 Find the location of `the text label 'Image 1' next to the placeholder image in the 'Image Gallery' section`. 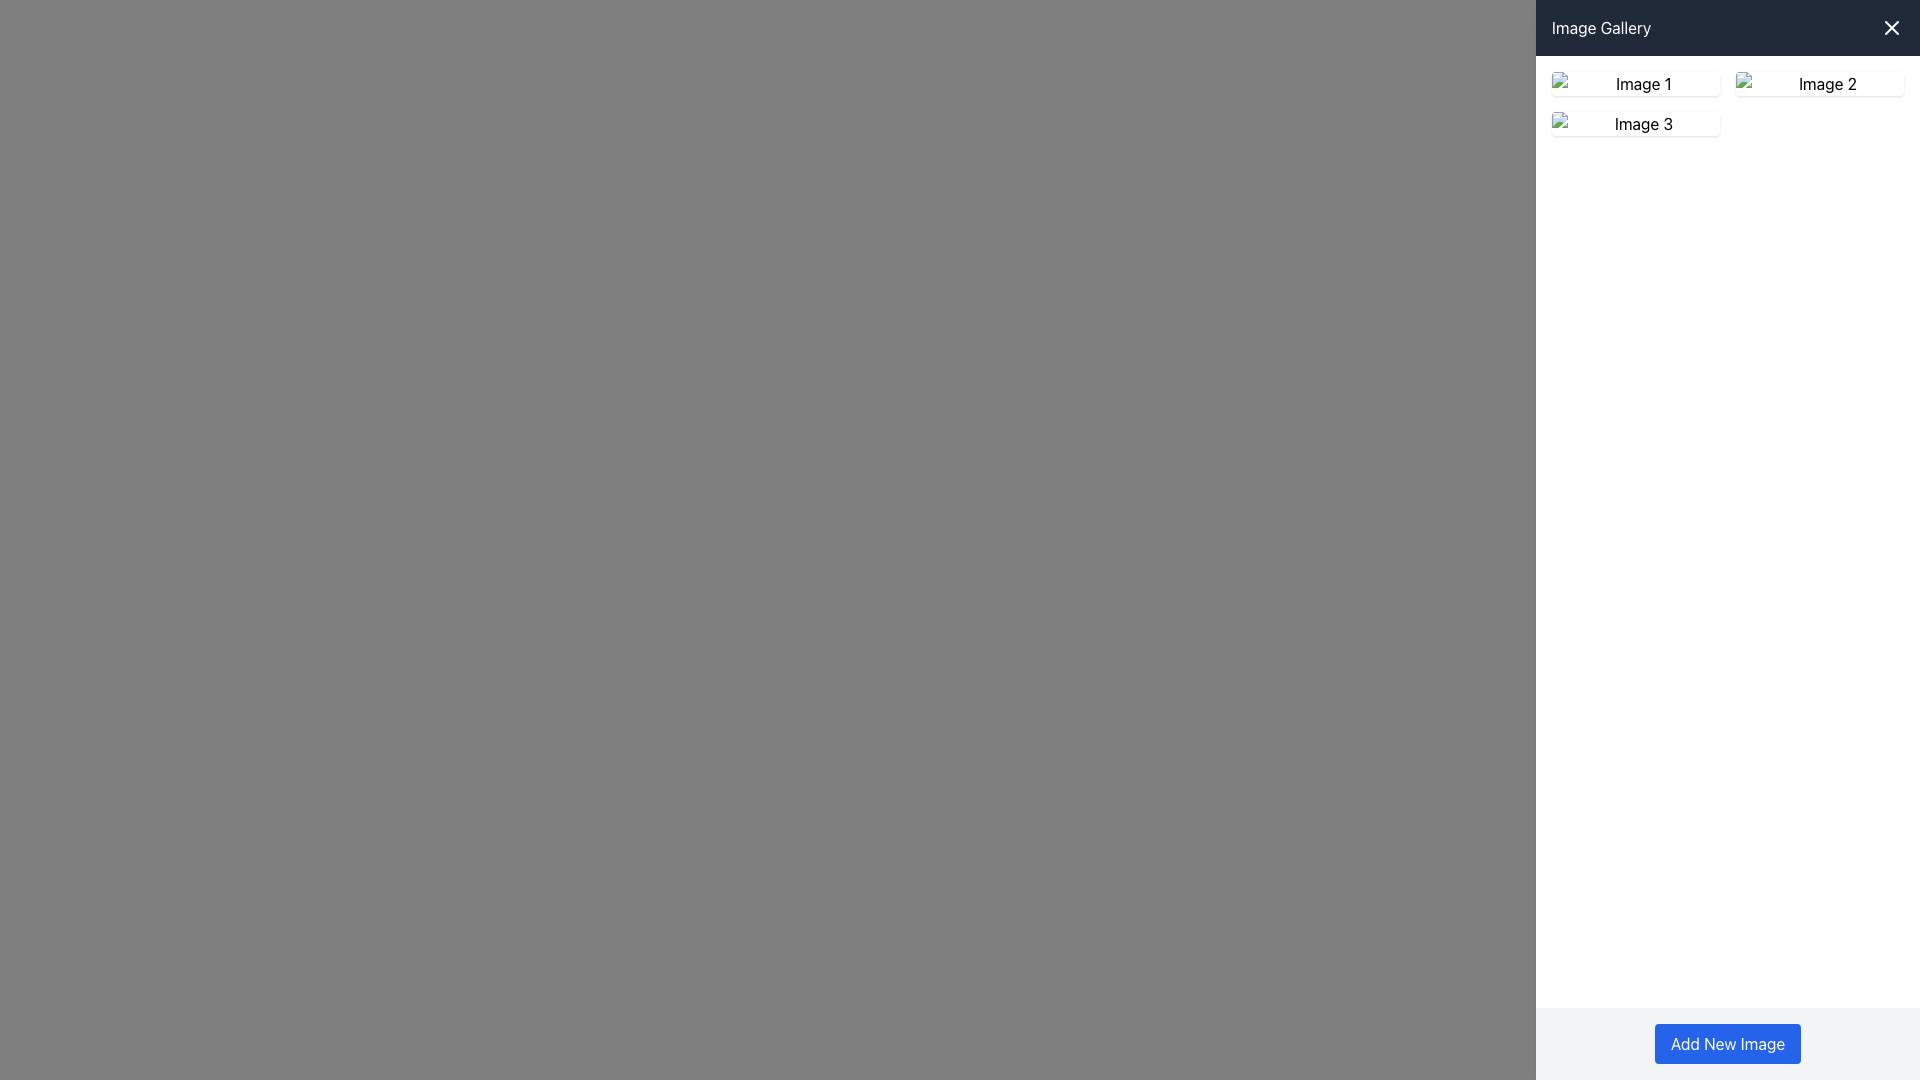

the text label 'Image 1' next to the placeholder image in the 'Image Gallery' section is located at coordinates (1636, 83).